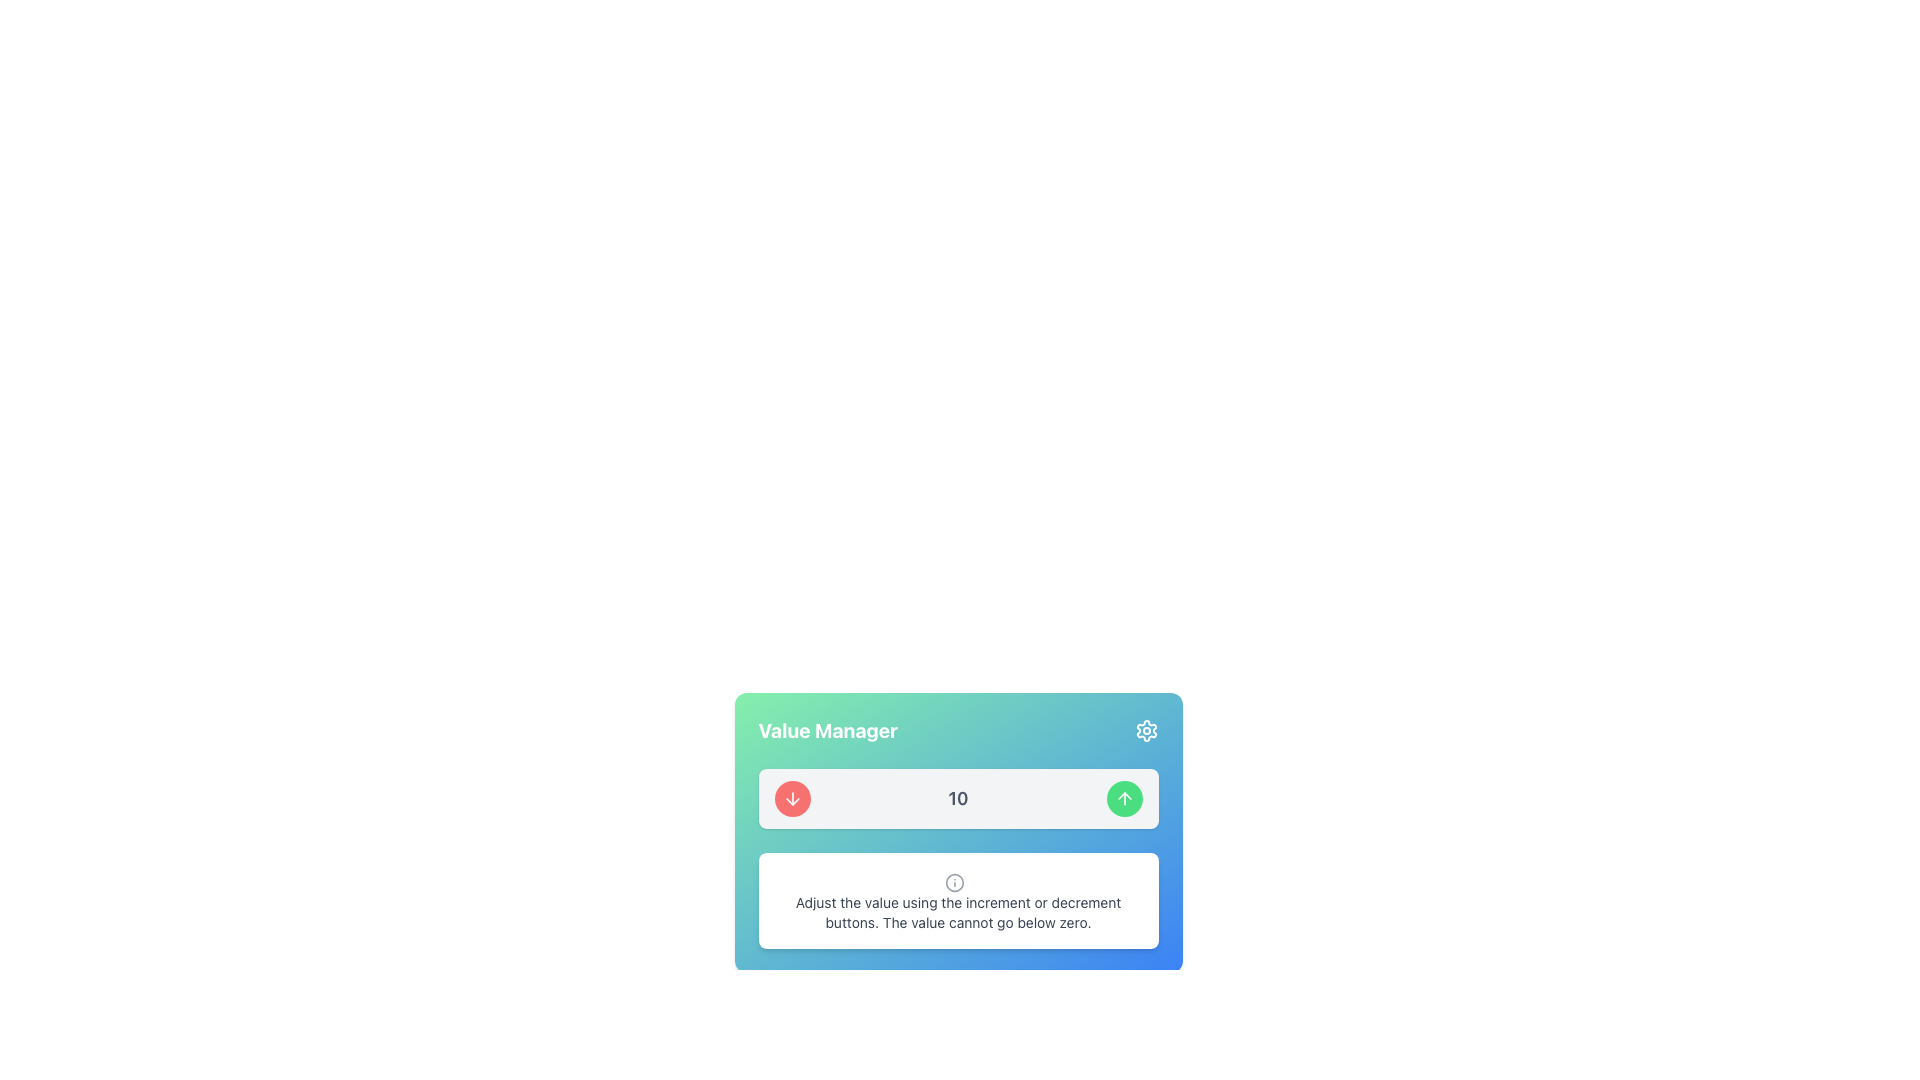 The image size is (1920, 1080). What do you see at coordinates (791, 797) in the screenshot?
I see `the decrement button located to the left of the numeric display showing '10' to decrease the associated value` at bounding box center [791, 797].